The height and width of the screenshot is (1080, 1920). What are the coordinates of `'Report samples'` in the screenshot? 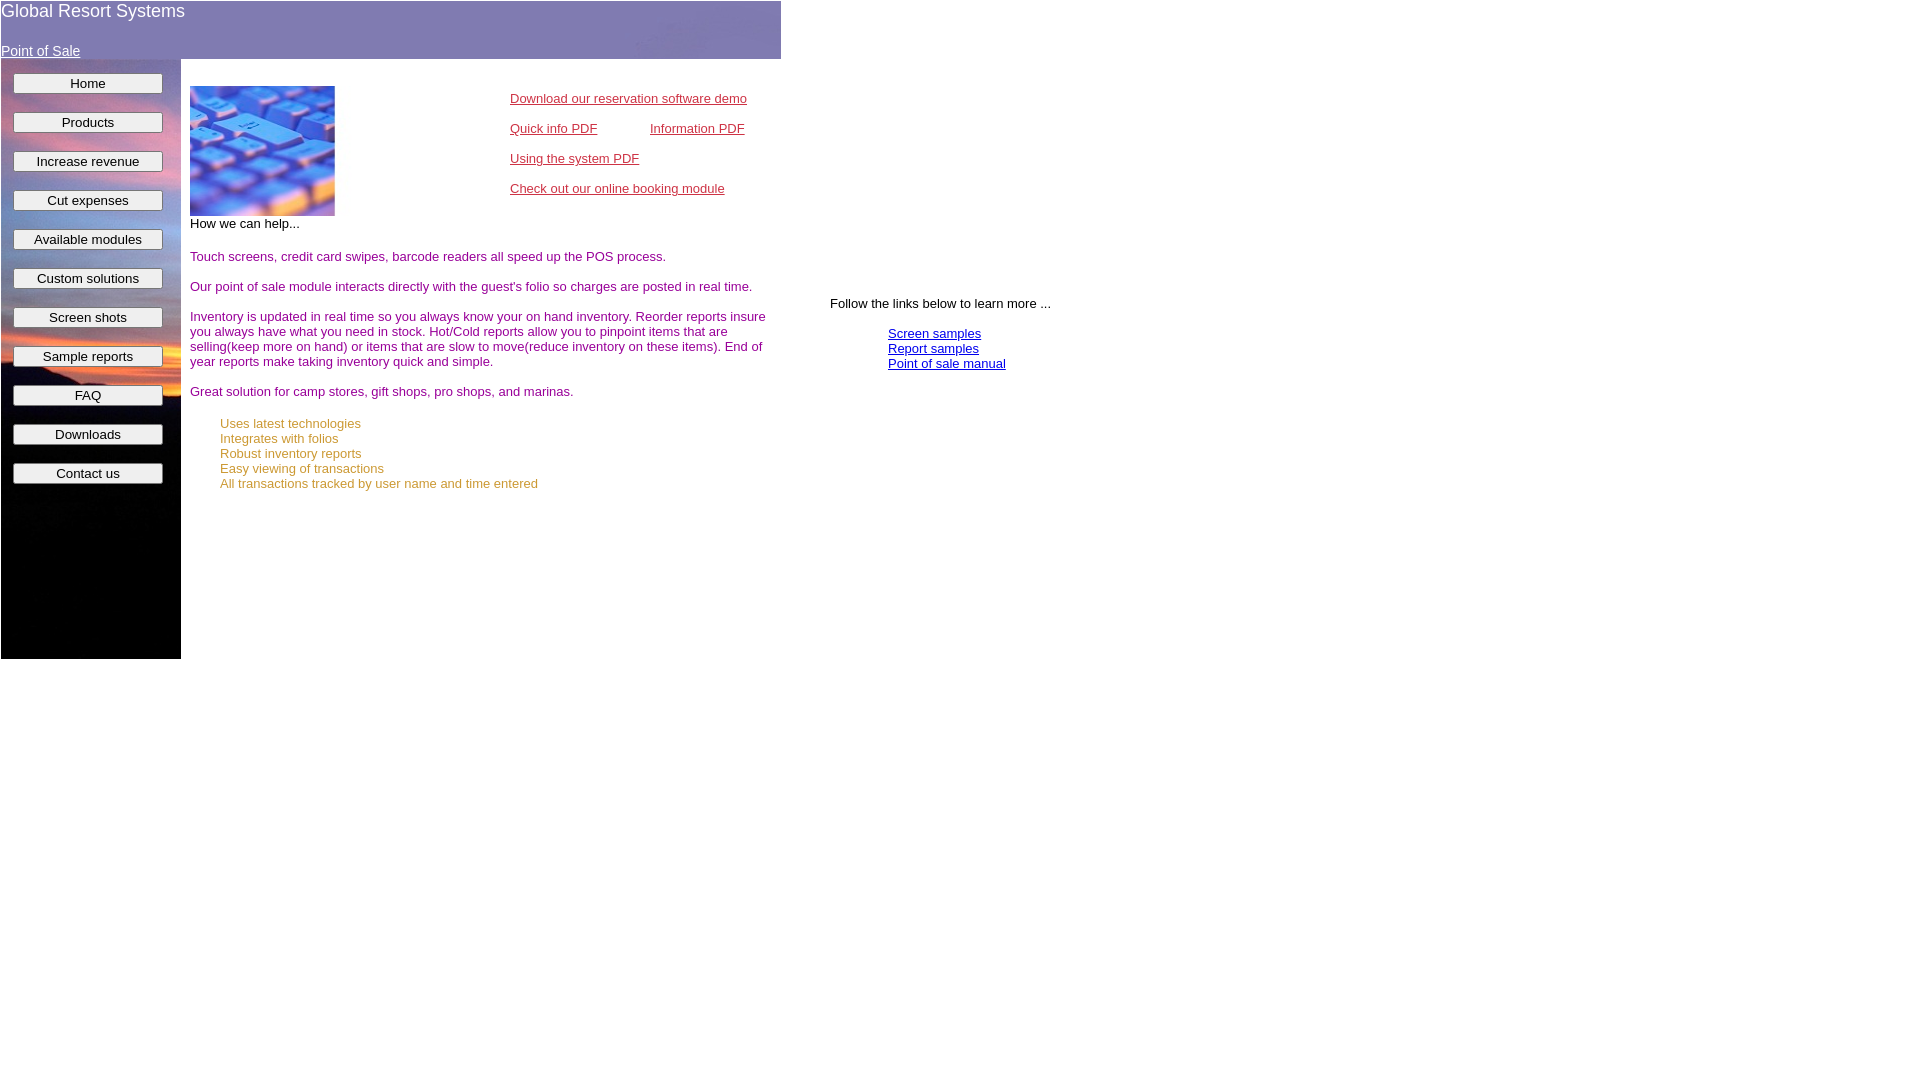 It's located at (887, 347).